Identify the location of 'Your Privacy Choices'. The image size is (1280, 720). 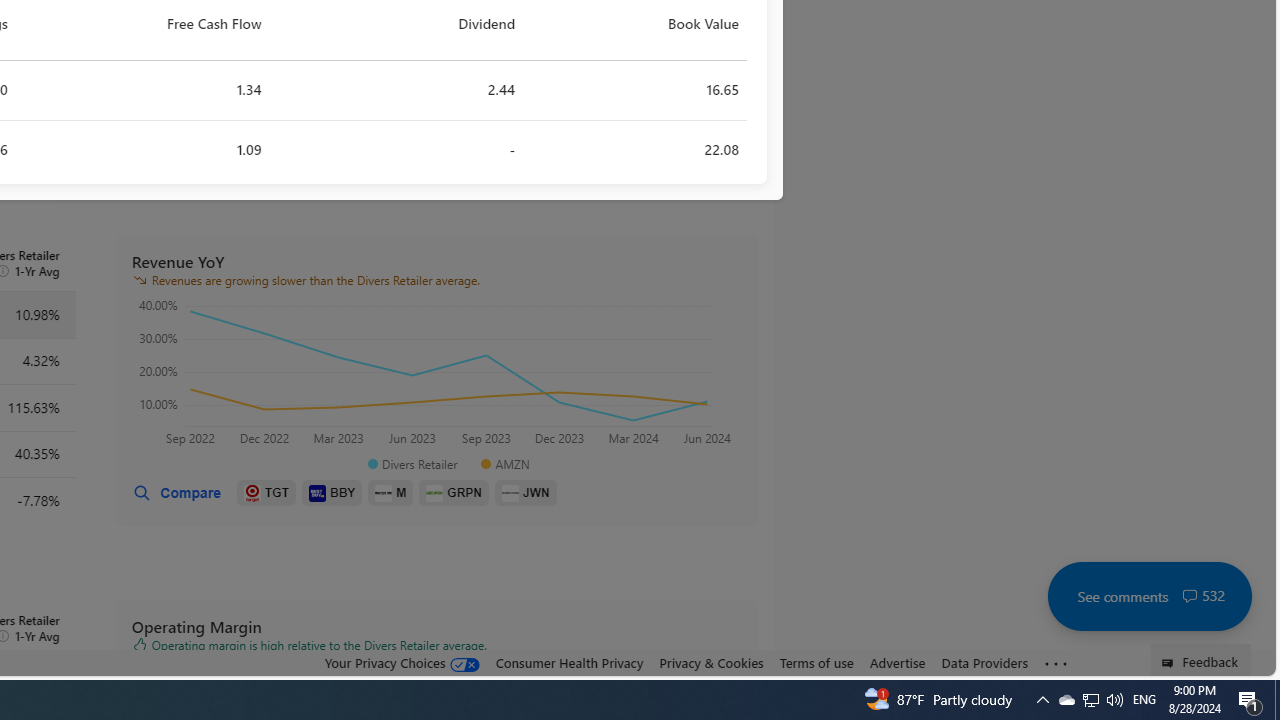
(400, 662).